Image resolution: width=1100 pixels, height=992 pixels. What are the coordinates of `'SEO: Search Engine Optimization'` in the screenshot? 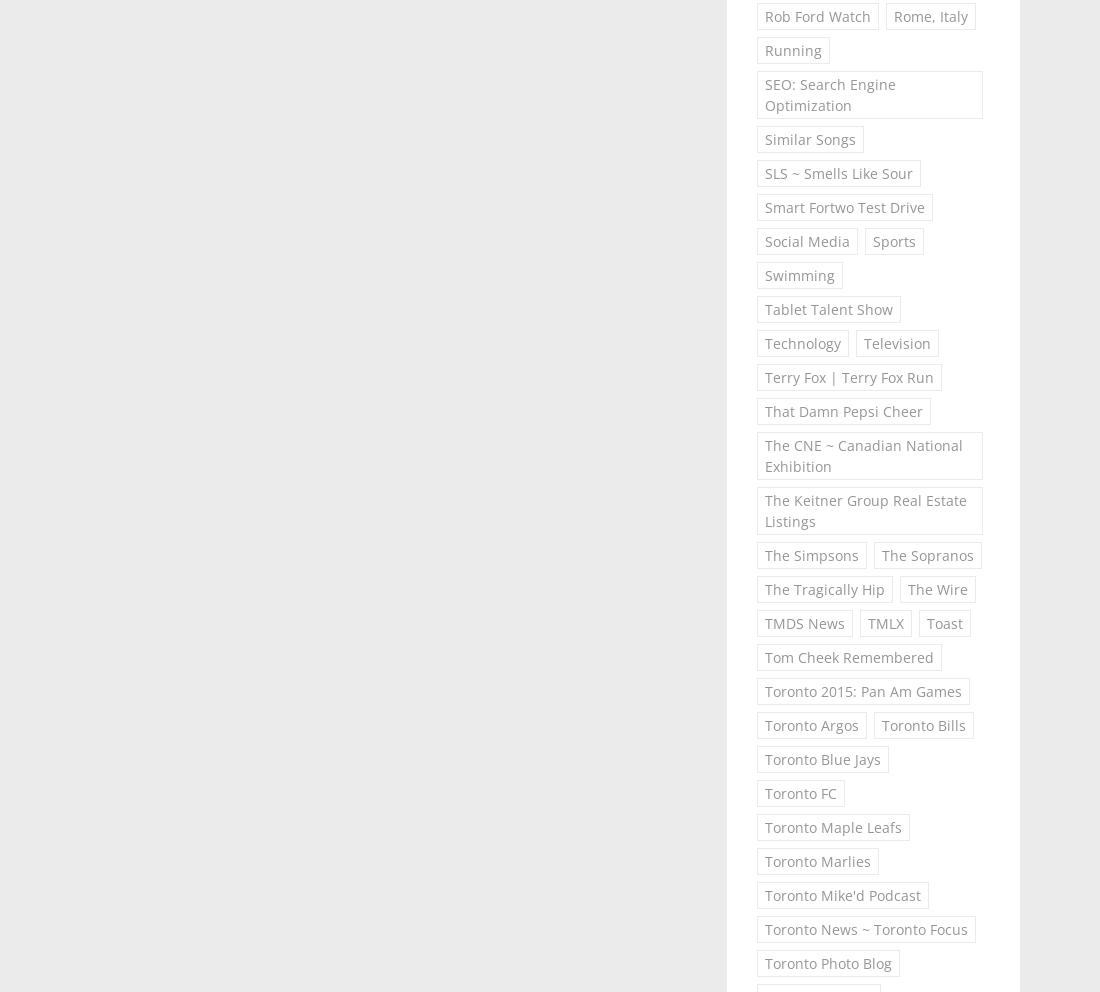 It's located at (828, 94).